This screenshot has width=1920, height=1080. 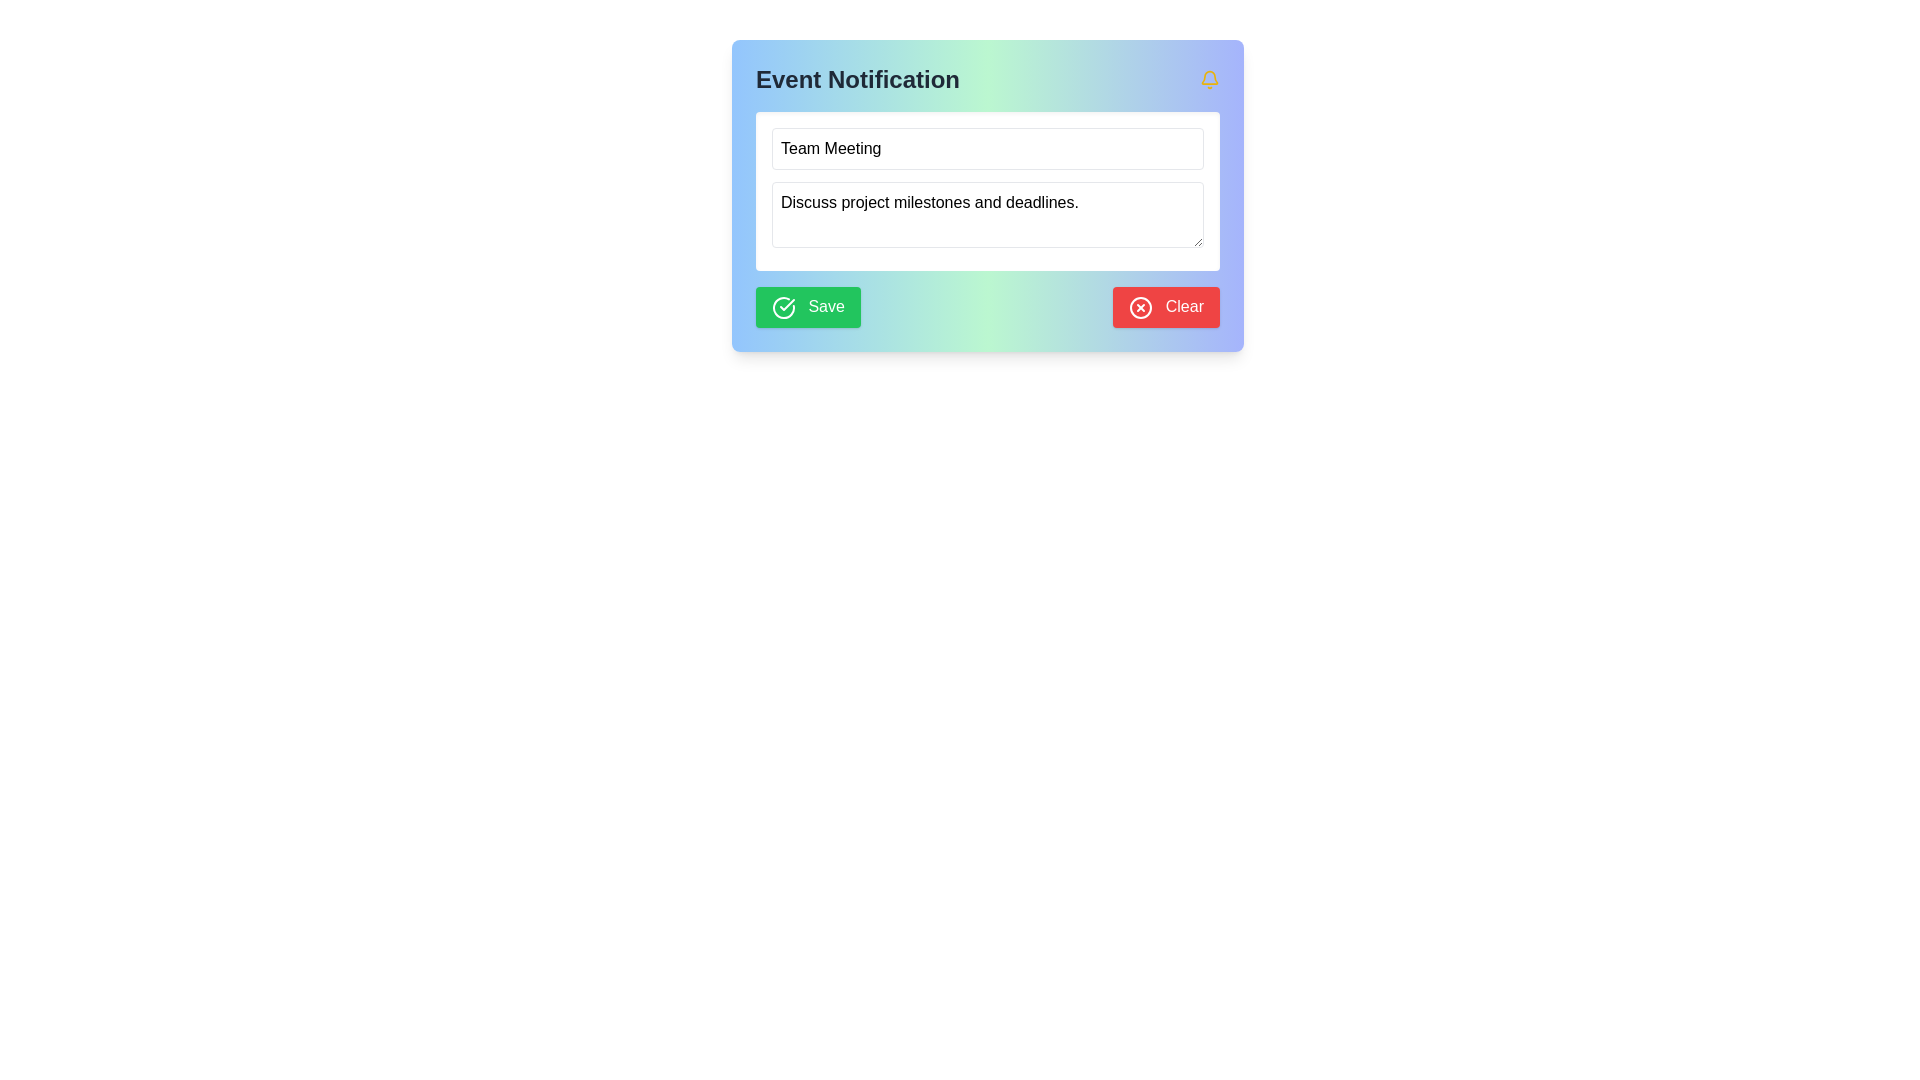 I want to click on the prominent 'Event Notification' header text, which is styled in bold font and large size, positioned at the upper section of the interface with a gradient background, so click(x=858, y=79).